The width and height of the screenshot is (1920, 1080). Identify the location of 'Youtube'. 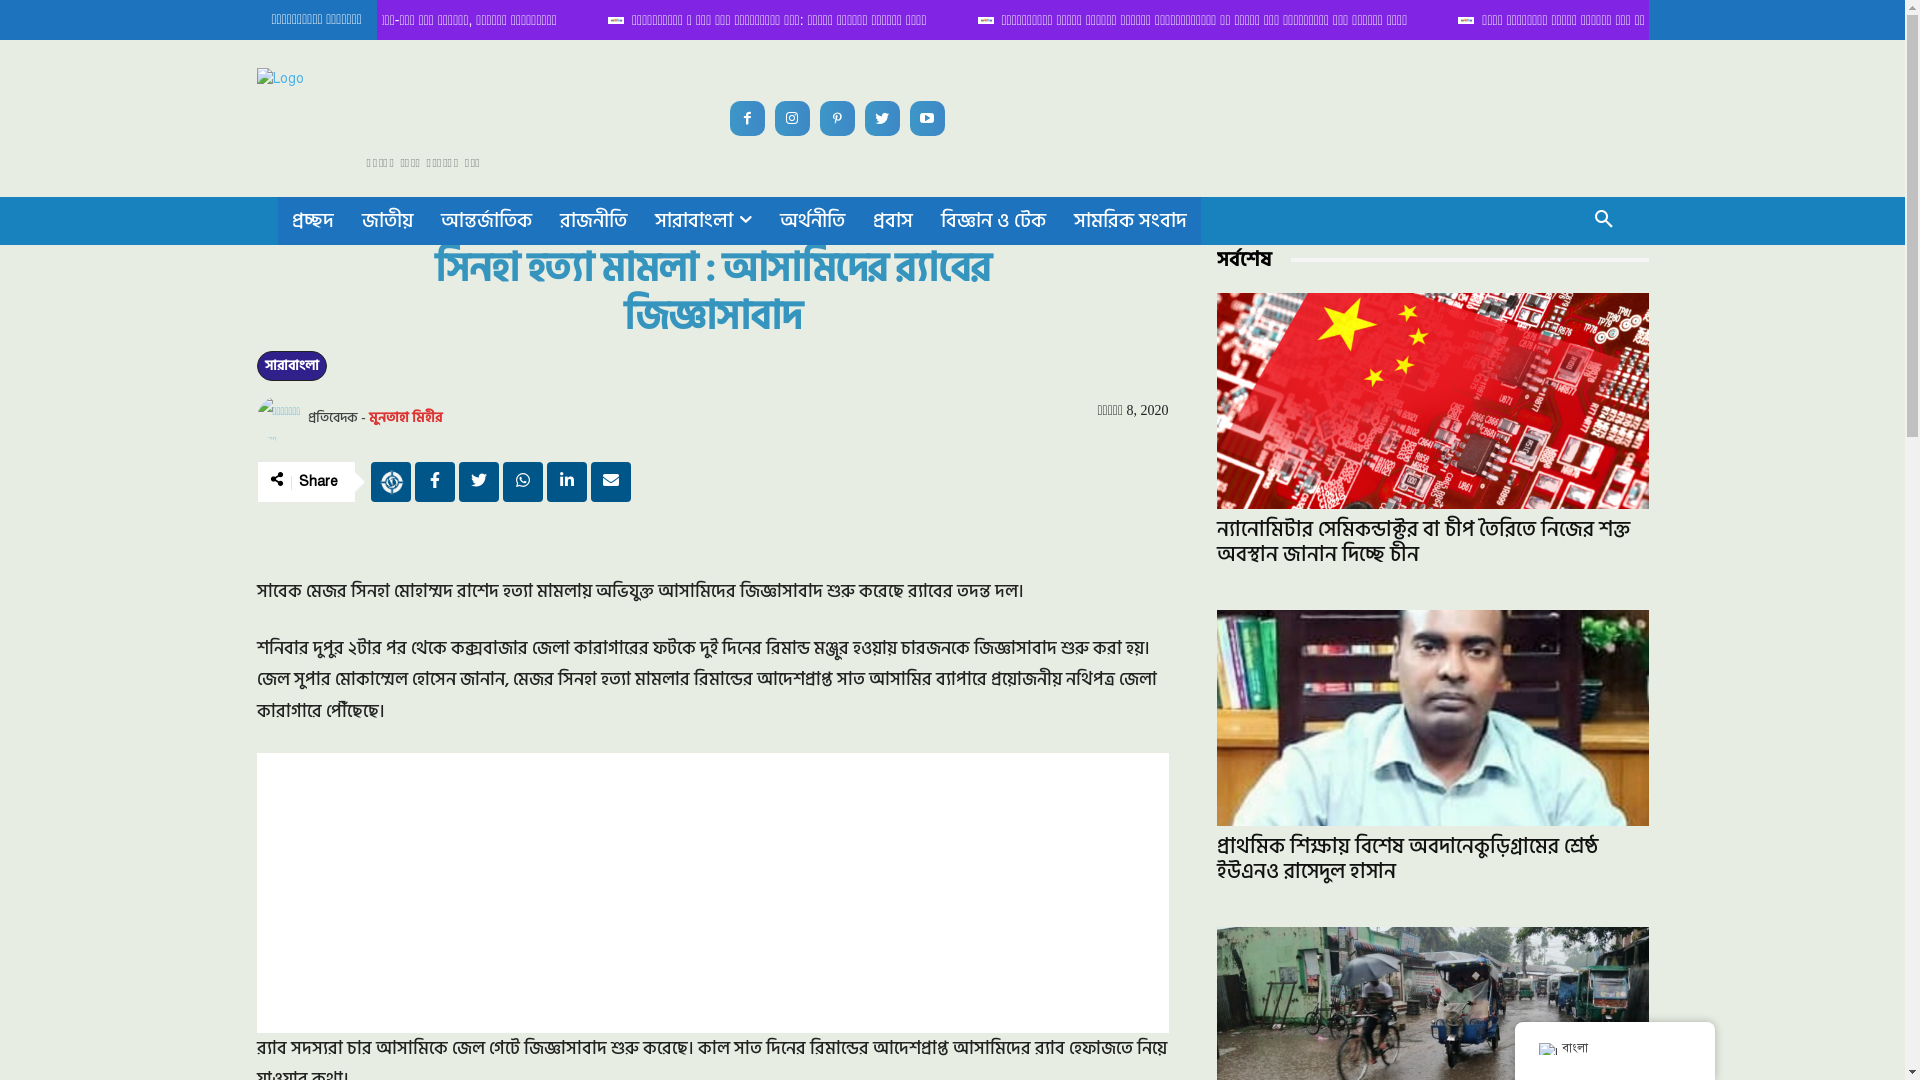
(926, 118).